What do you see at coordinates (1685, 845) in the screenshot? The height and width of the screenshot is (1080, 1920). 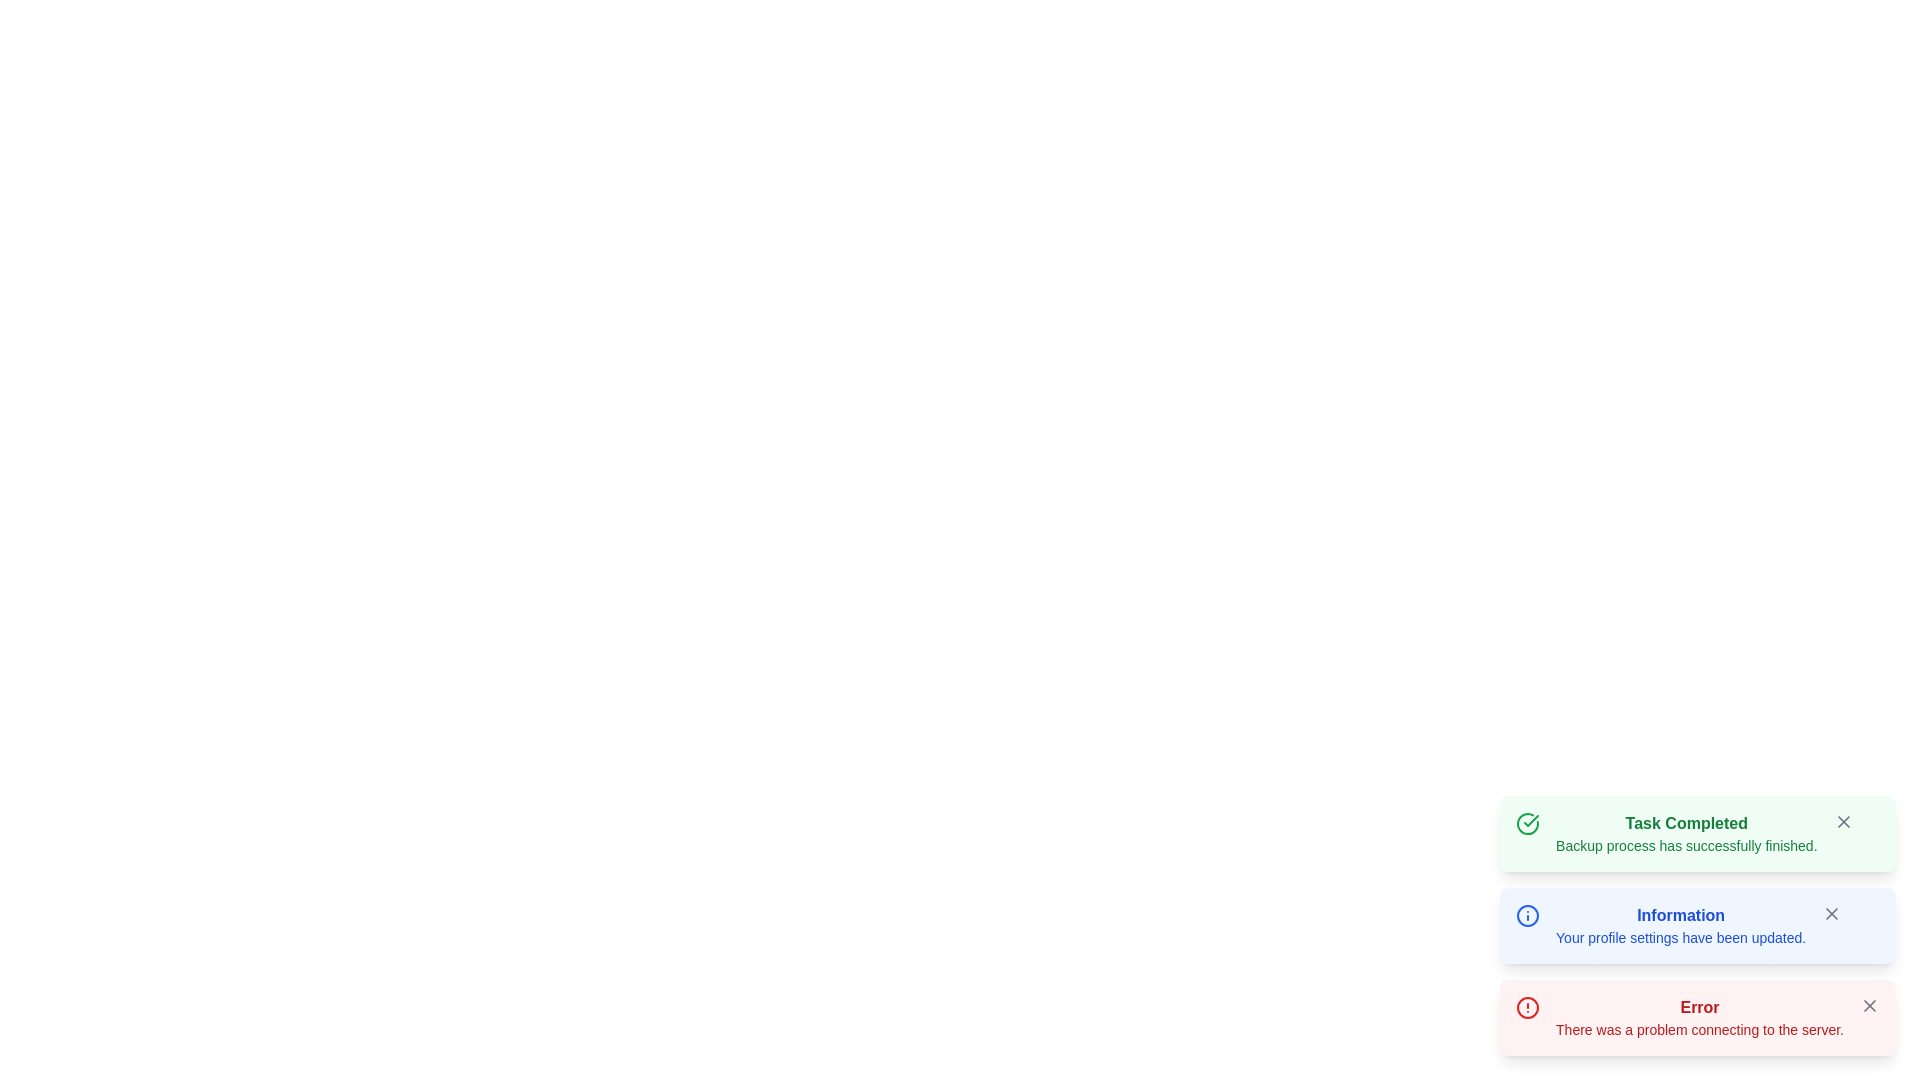 I see `the small text statement located below the bold headline 'Task Completed' within the green background box` at bounding box center [1685, 845].